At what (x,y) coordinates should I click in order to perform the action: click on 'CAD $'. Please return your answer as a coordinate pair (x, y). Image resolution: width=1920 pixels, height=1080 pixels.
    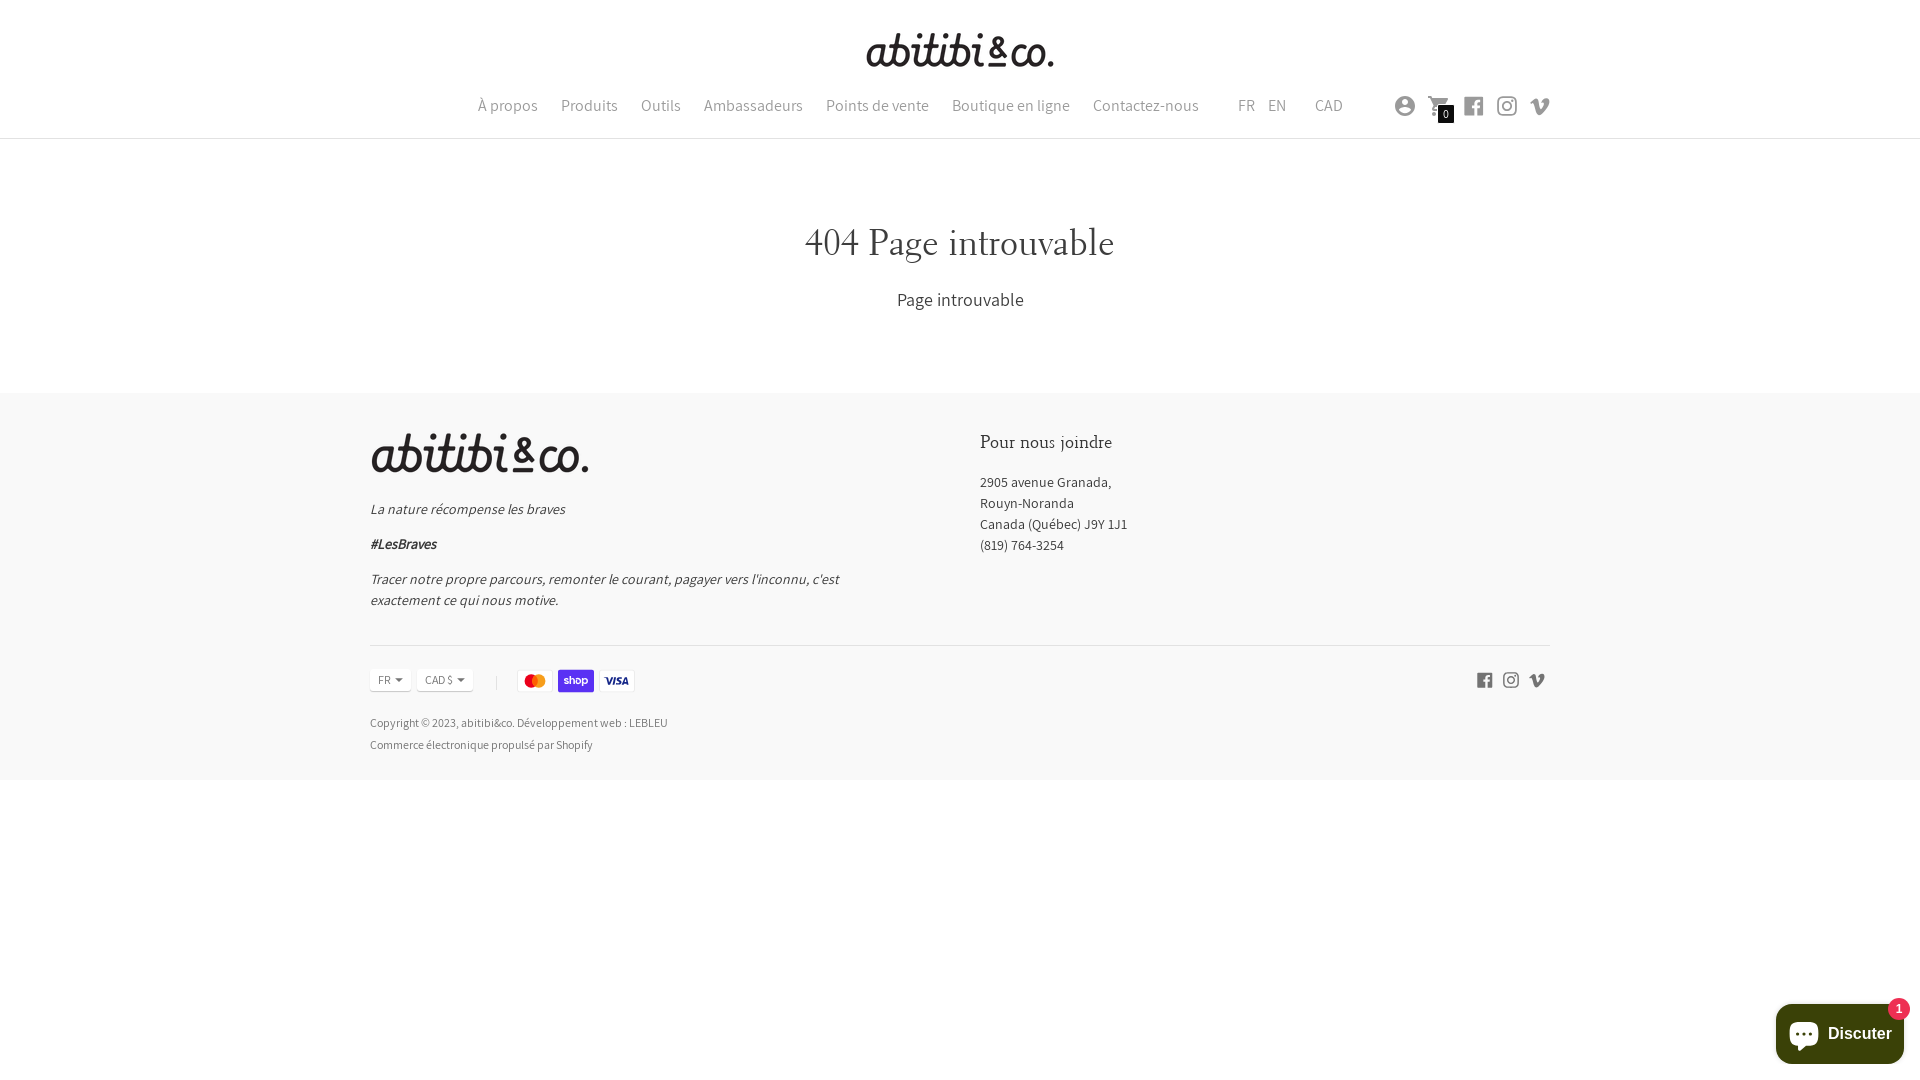
    Looking at the image, I should click on (444, 678).